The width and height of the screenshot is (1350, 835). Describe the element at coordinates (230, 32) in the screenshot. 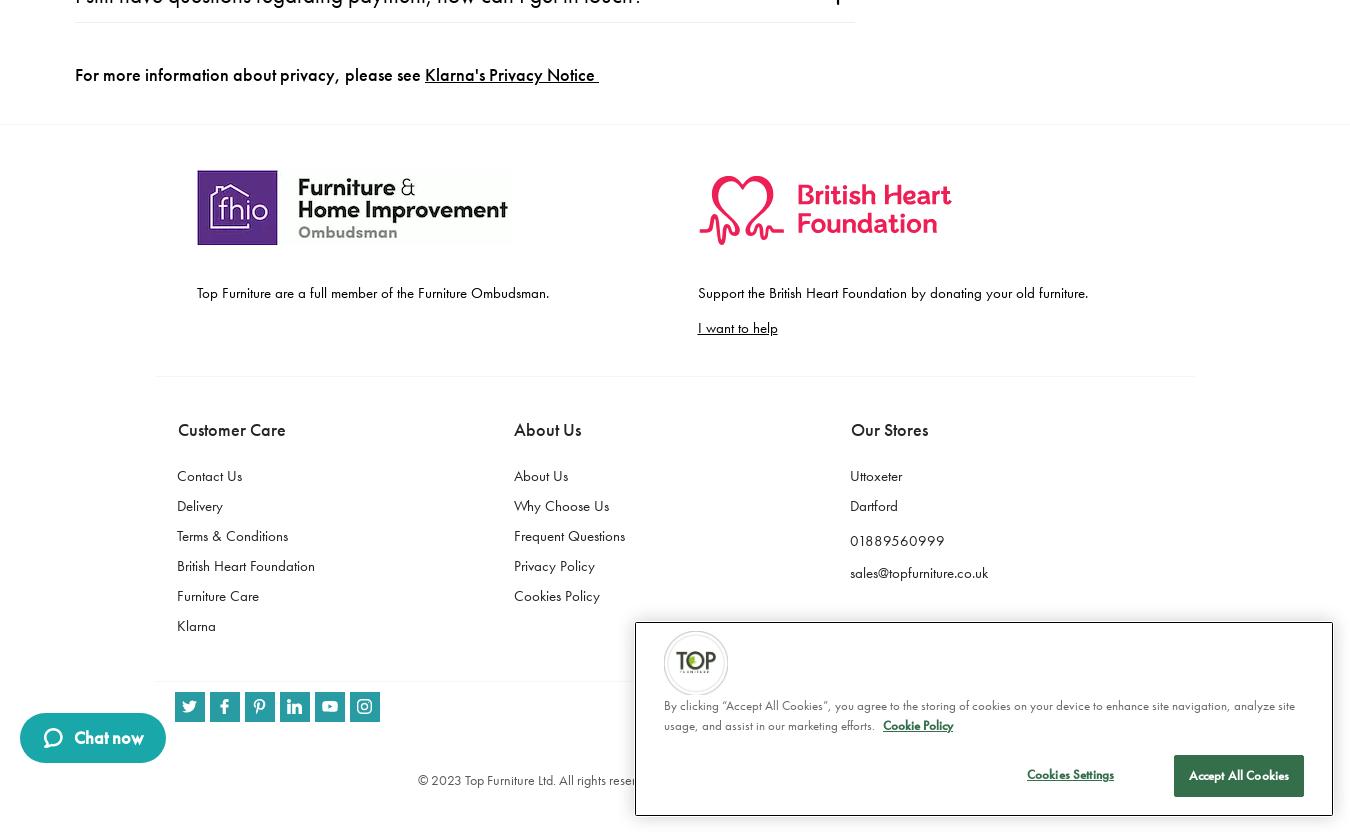

I see `'Terms & Conditions'` at that location.